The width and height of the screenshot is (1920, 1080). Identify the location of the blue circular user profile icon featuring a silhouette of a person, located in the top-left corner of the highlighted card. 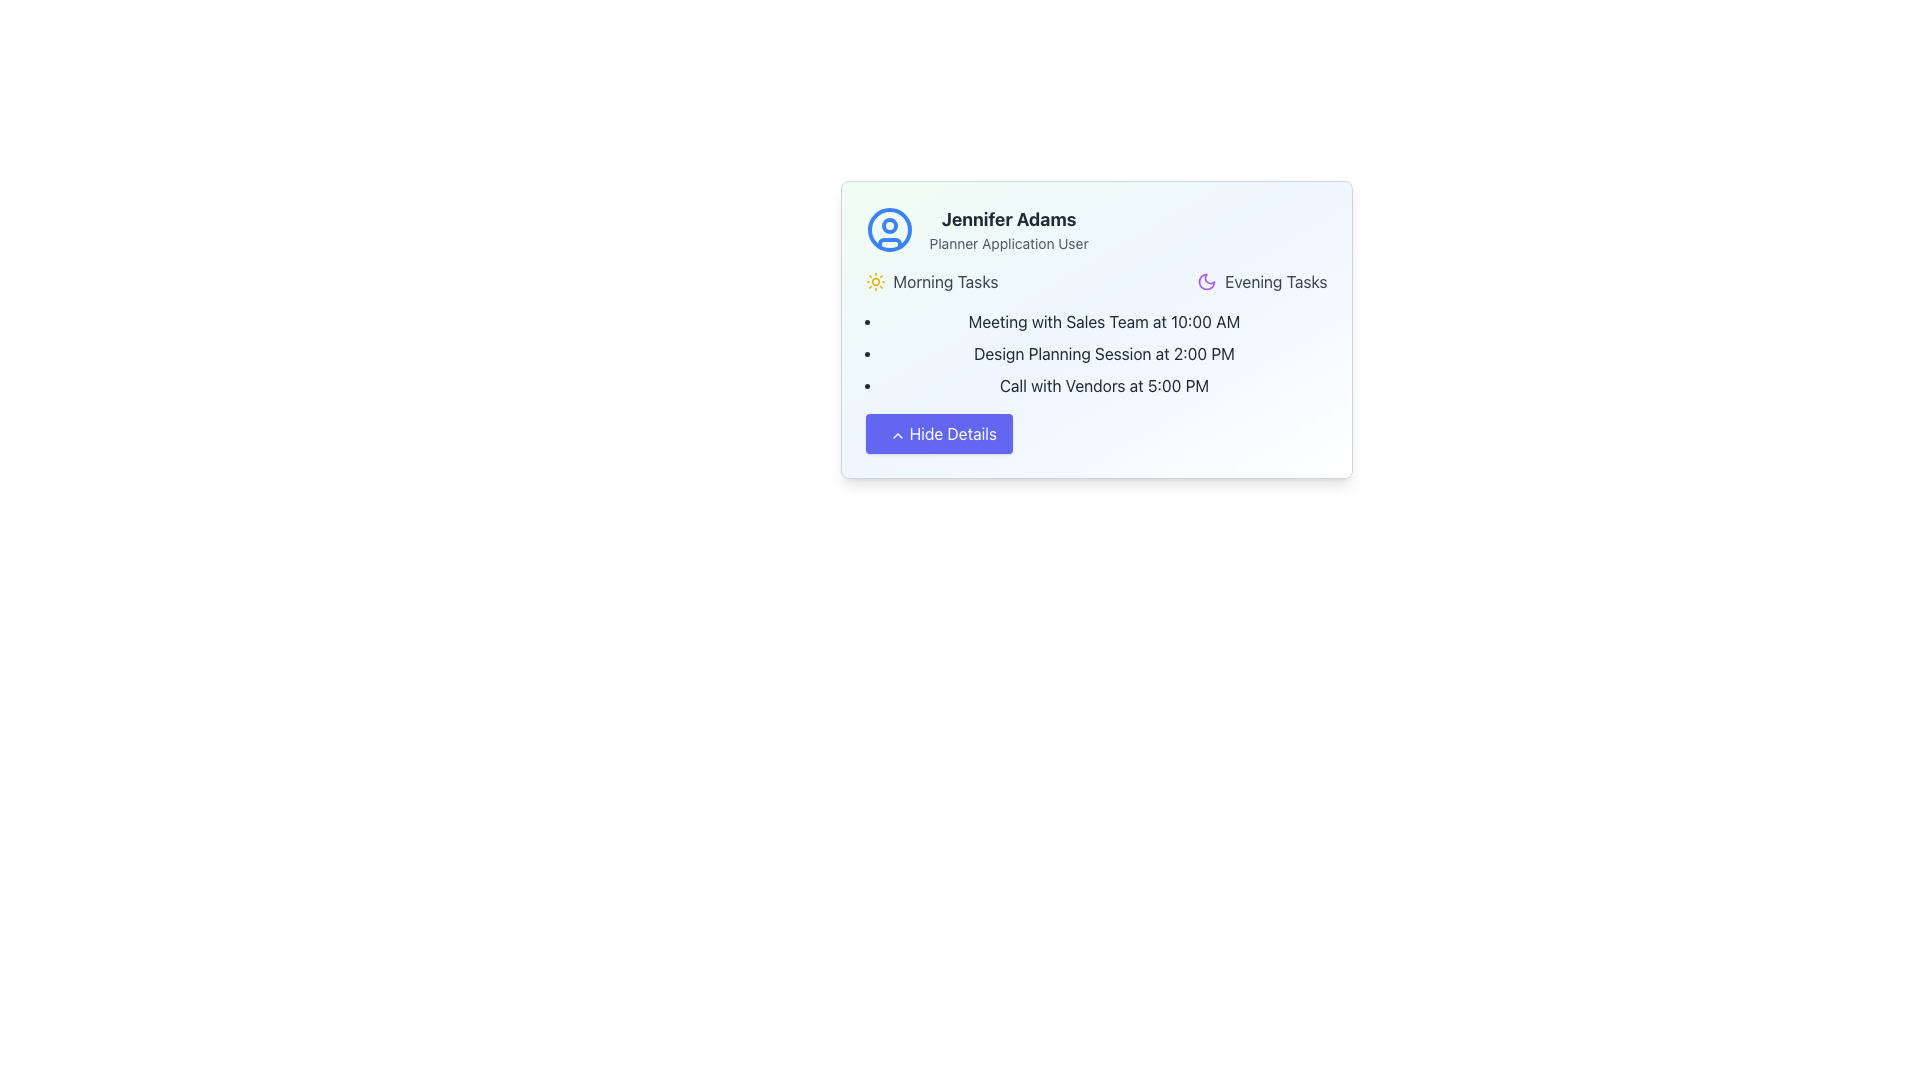
(888, 229).